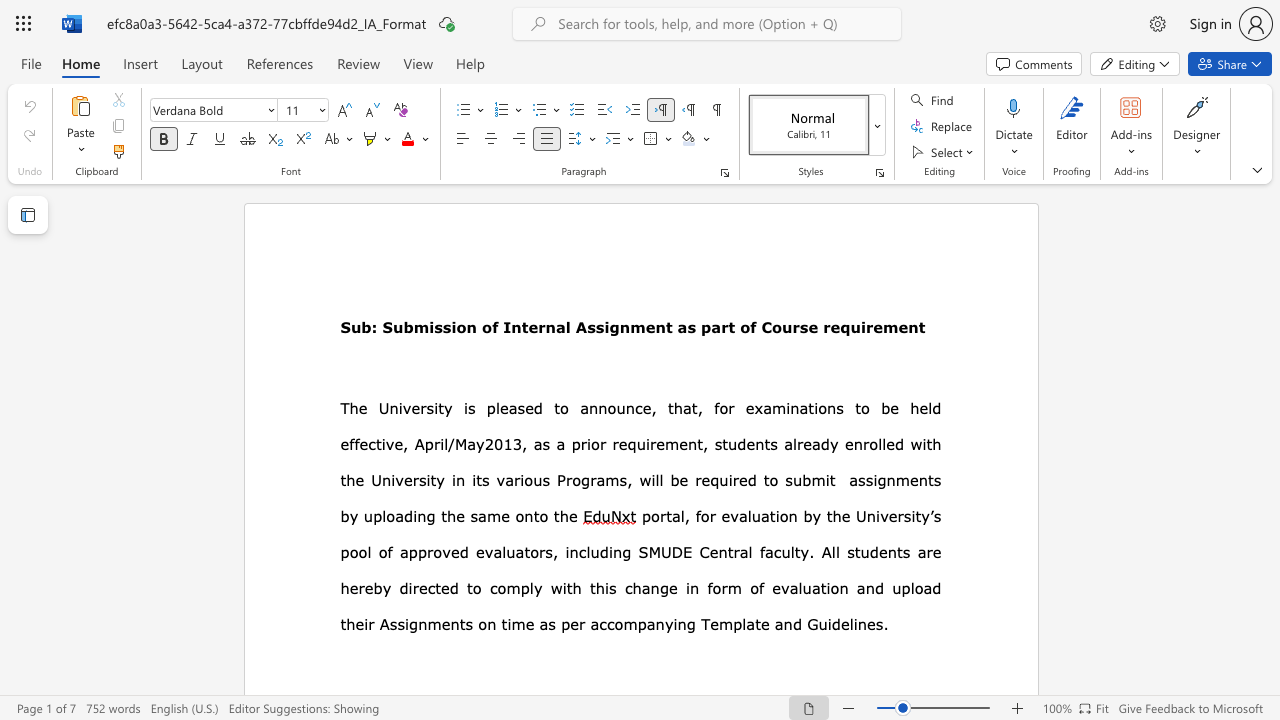 The height and width of the screenshot is (720, 1280). What do you see at coordinates (830, 326) in the screenshot?
I see `the subset text "equirem" within the text "Sub: Submission of Internal Assignment as part of Course requirement"` at bounding box center [830, 326].